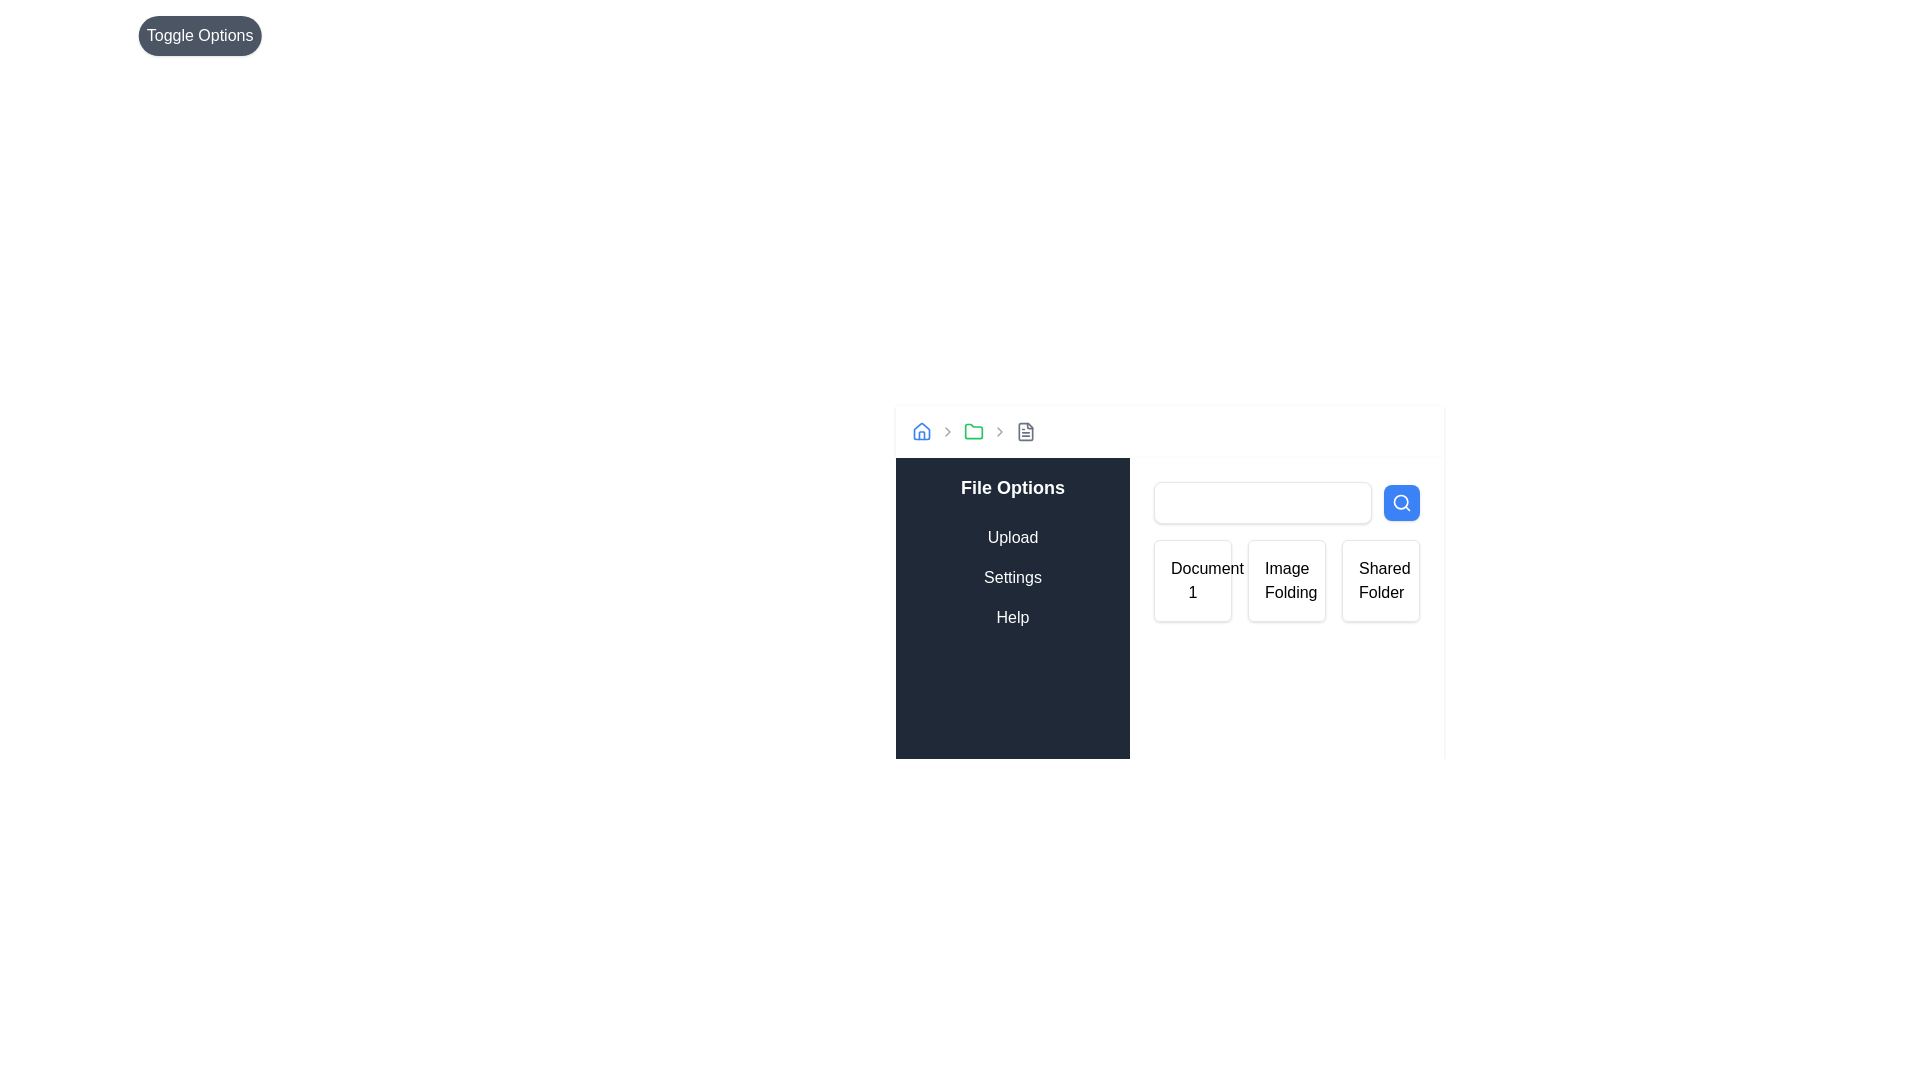  Describe the element at coordinates (1026, 431) in the screenshot. I see `the first icon in the top bar area that resembles a simplified folder or document, which is part of the file management icon set` at that location.